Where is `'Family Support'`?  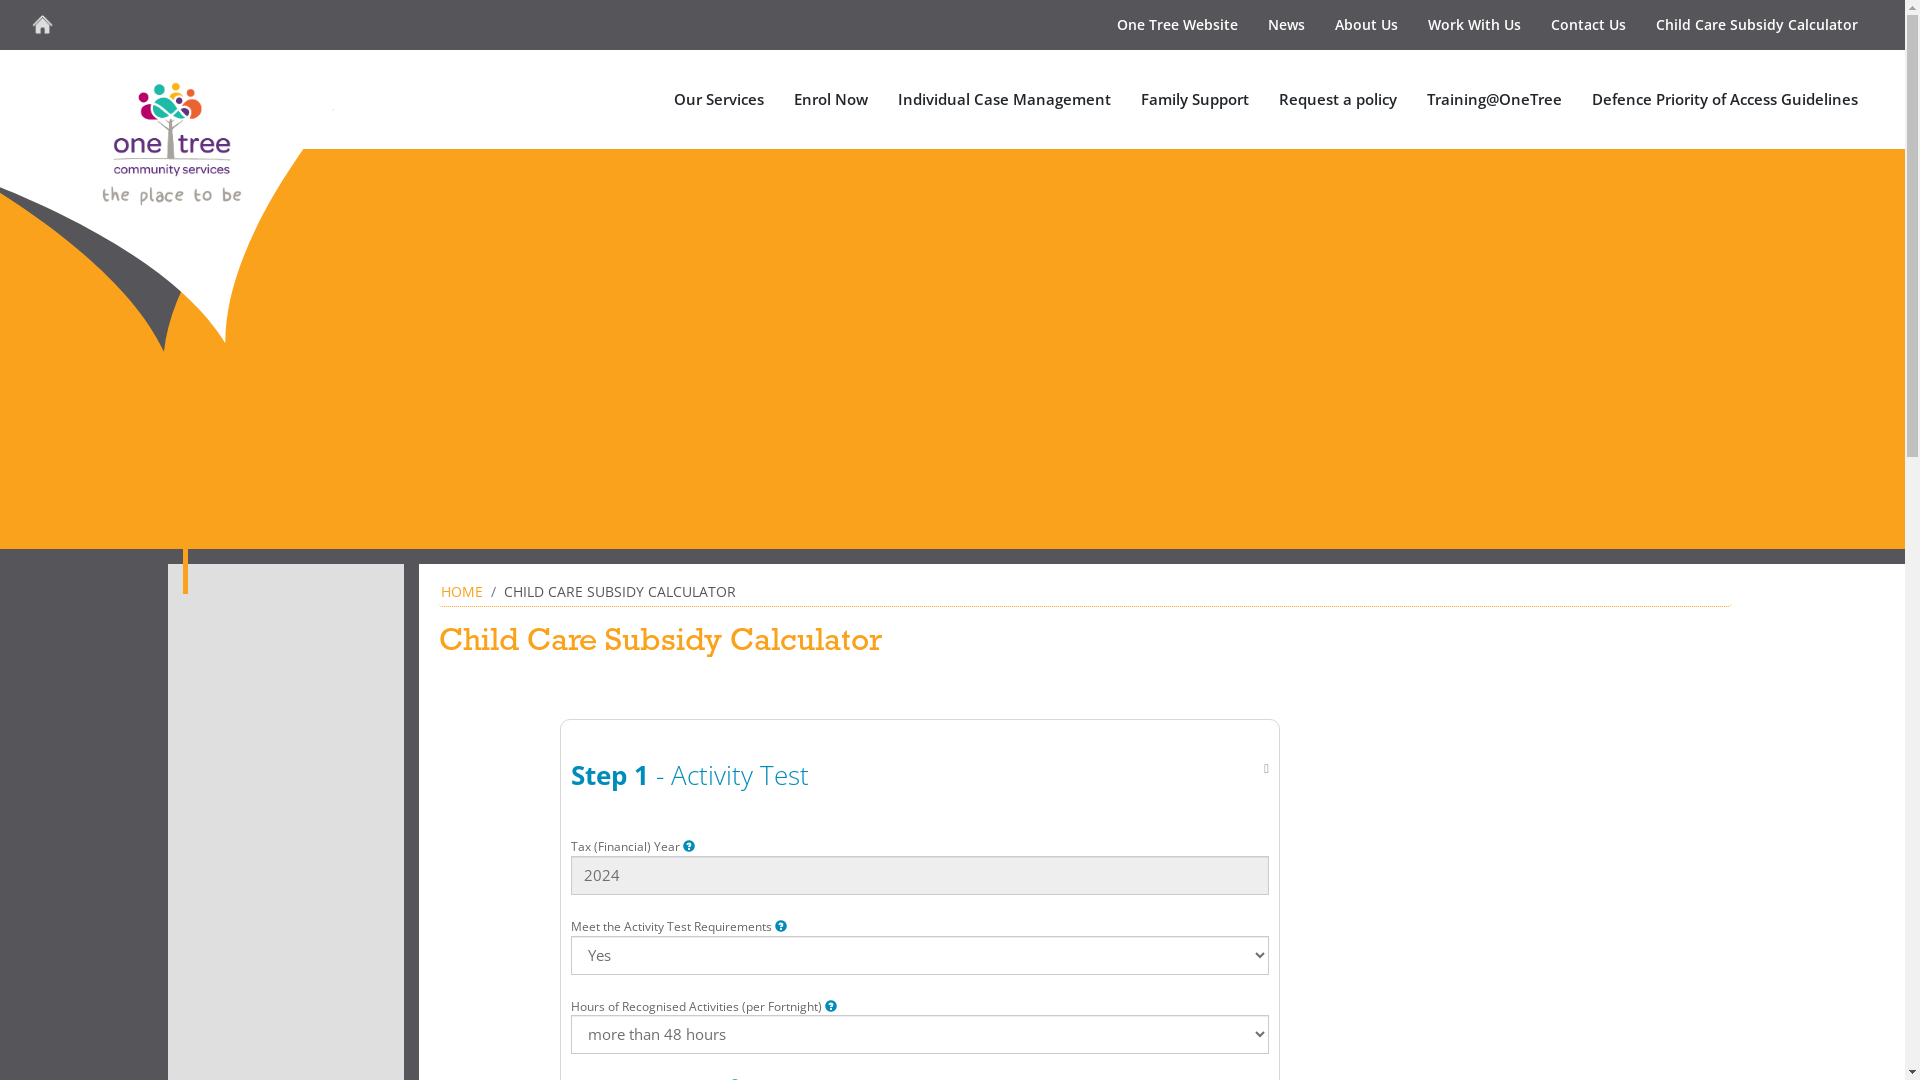
'Family Support' is located at coordinates (1126, 99).